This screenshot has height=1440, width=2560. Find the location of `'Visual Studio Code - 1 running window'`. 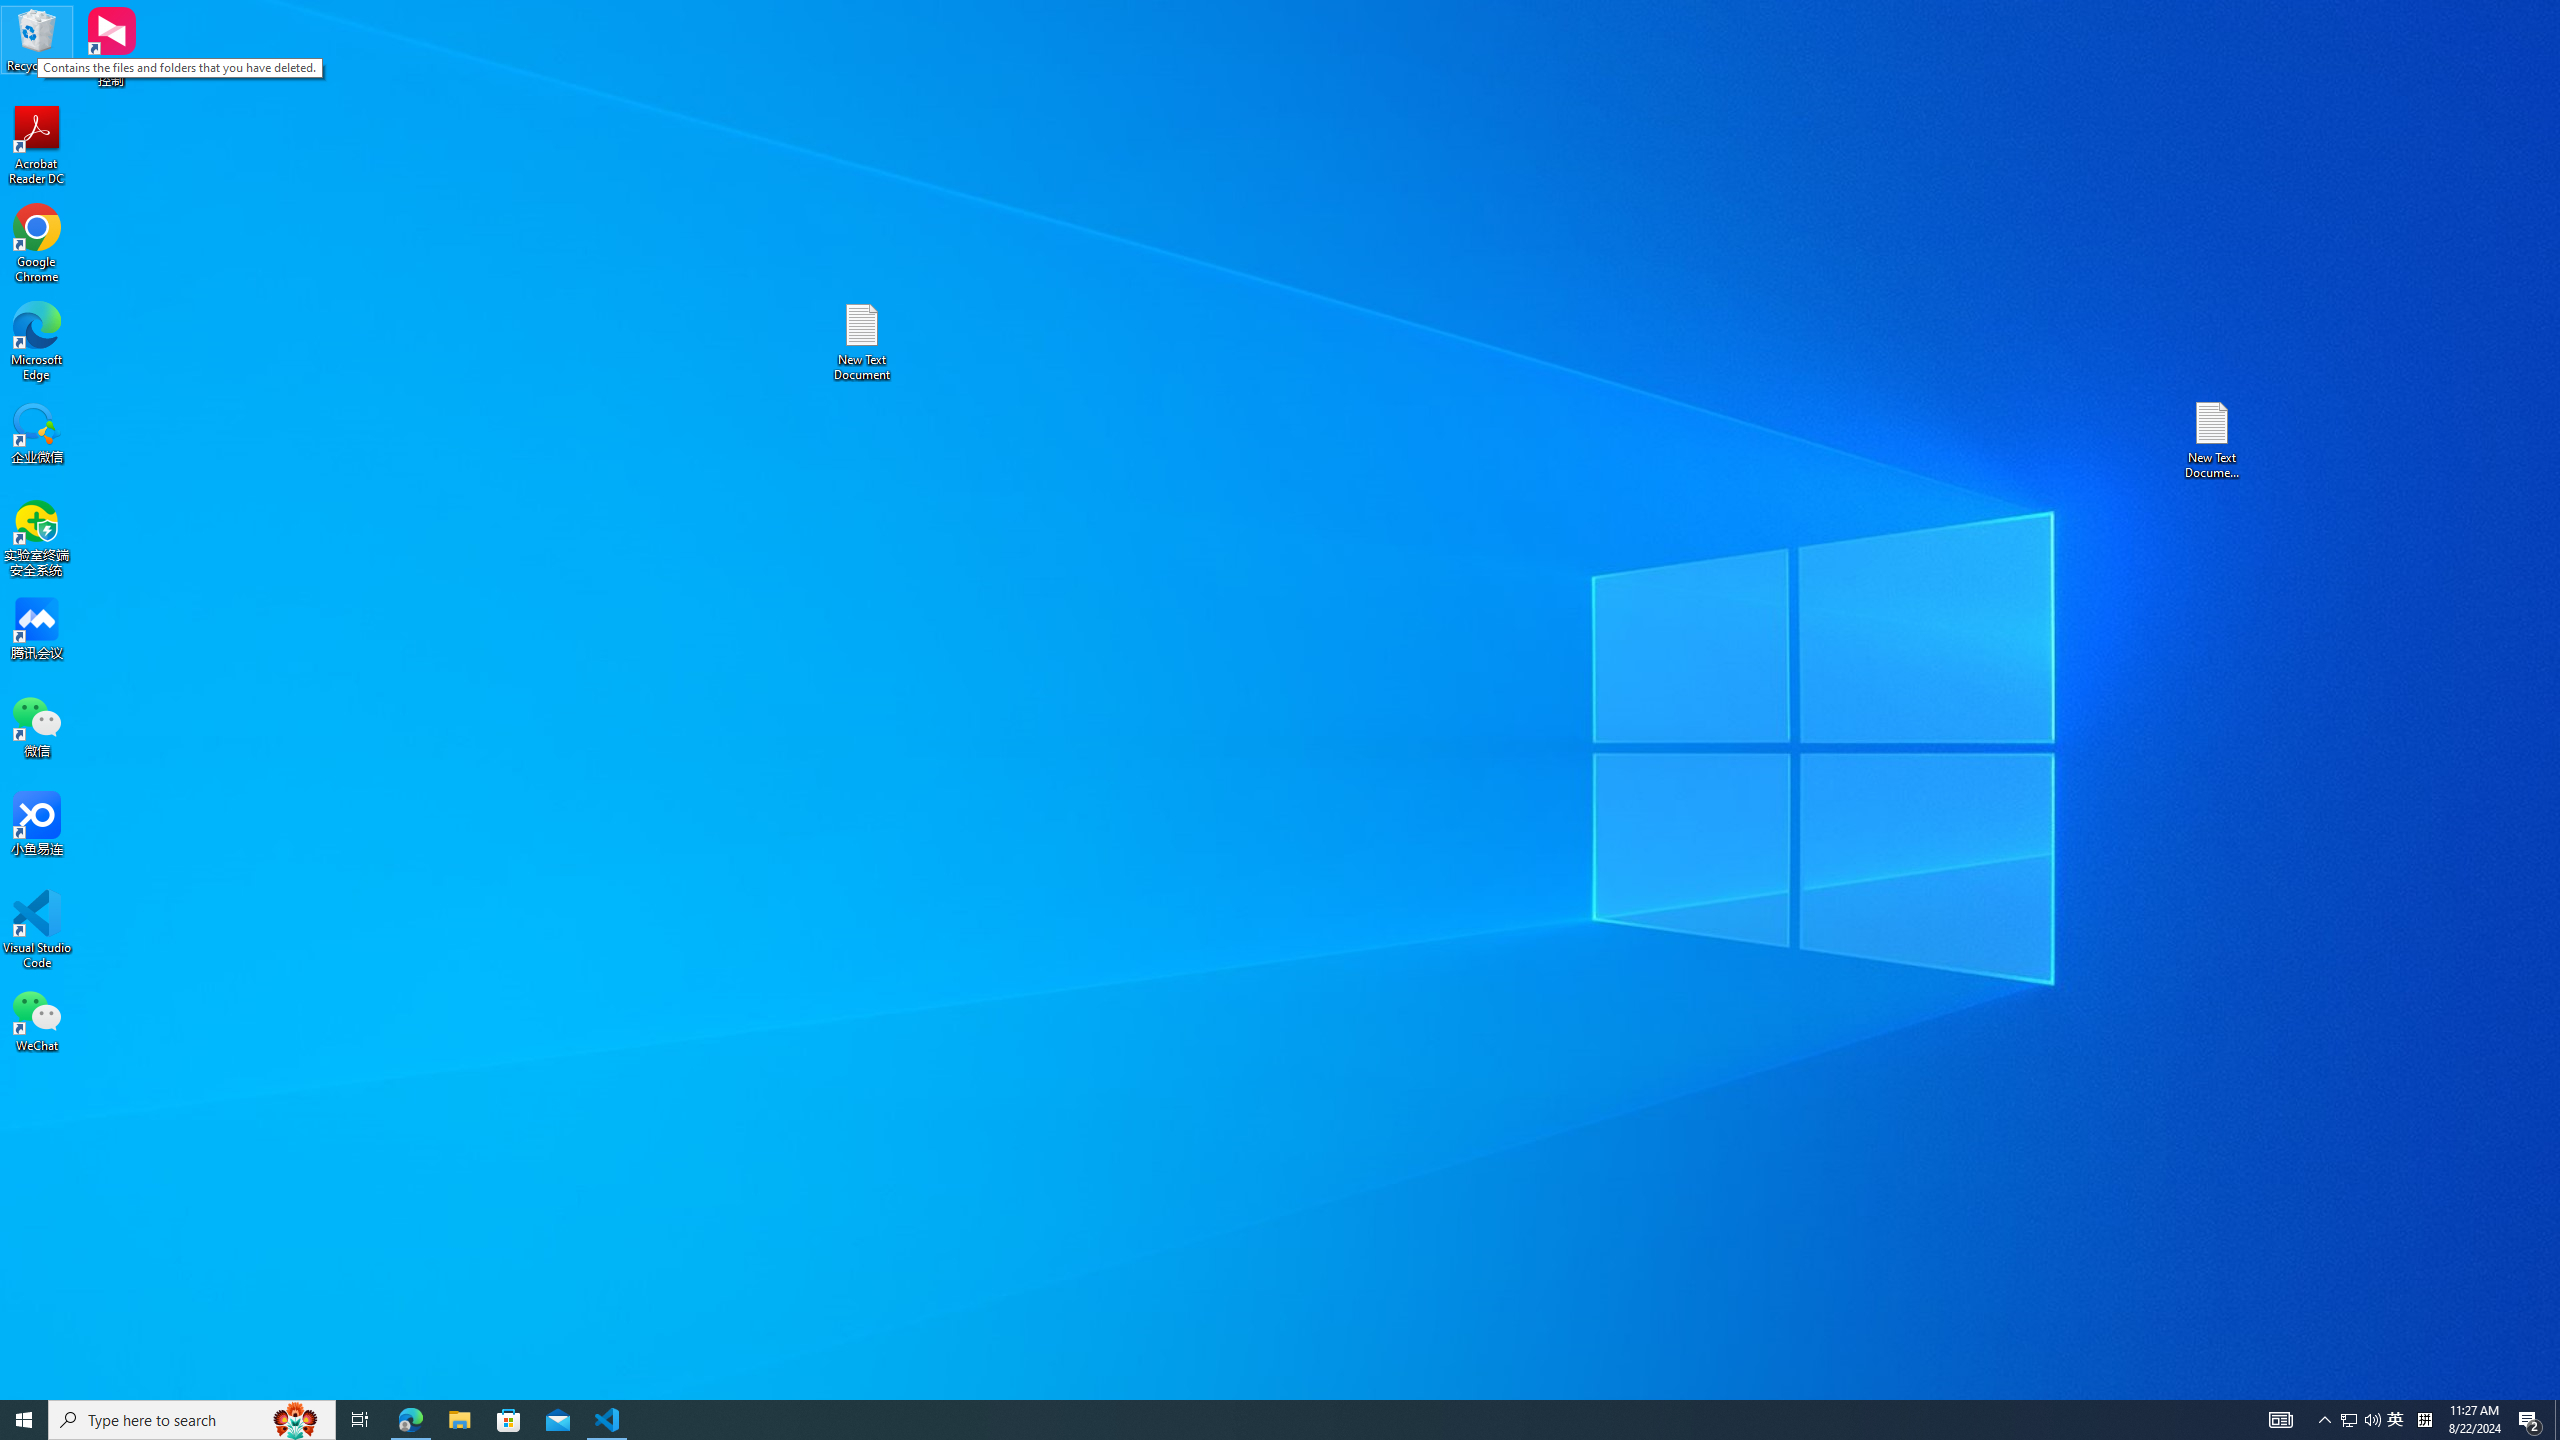

'Visual Studio Code - 1 running window' is located at coordinates (607, 1418).